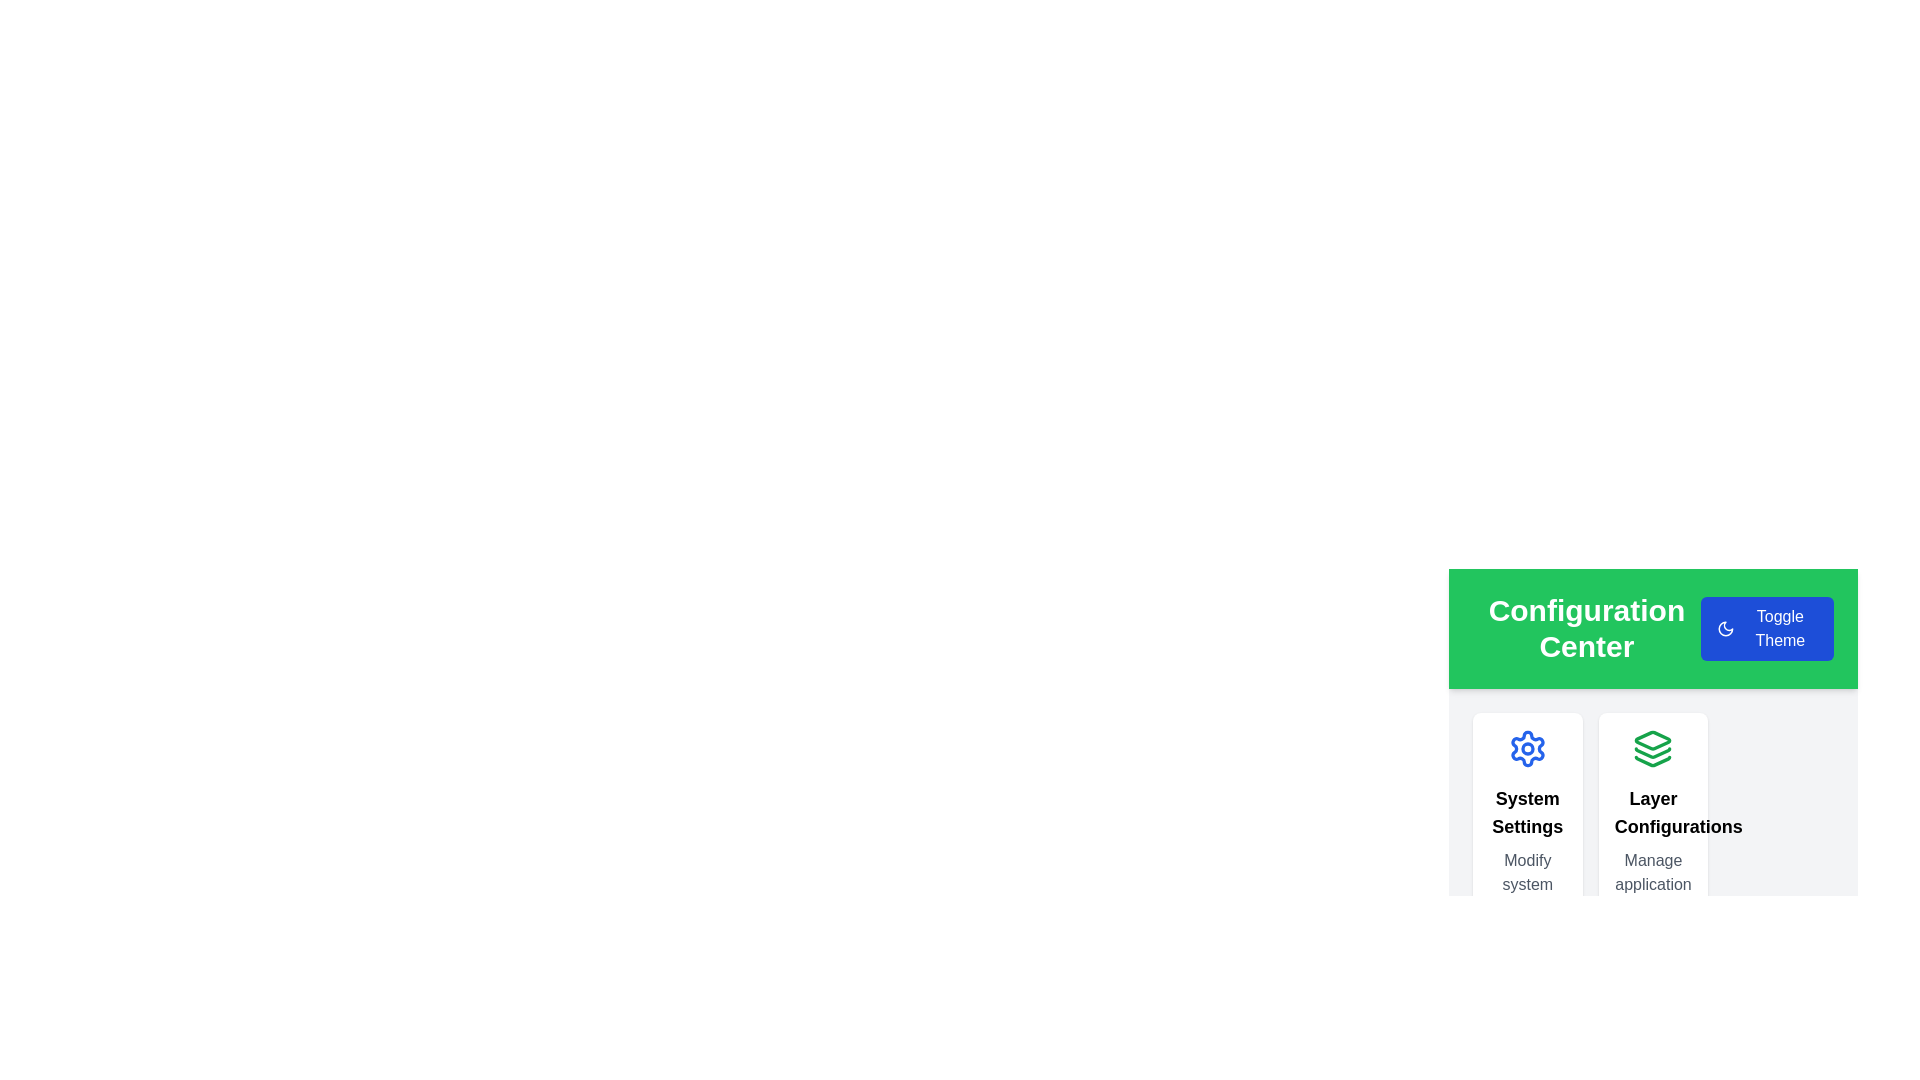 This screenshot has width=1920, height=1080. Describe the element at coordinates (1653, 753) in the screenshot. I see `the 'Layer Configurations' button which encompasses the middle component of the layered stack icon` at that location.